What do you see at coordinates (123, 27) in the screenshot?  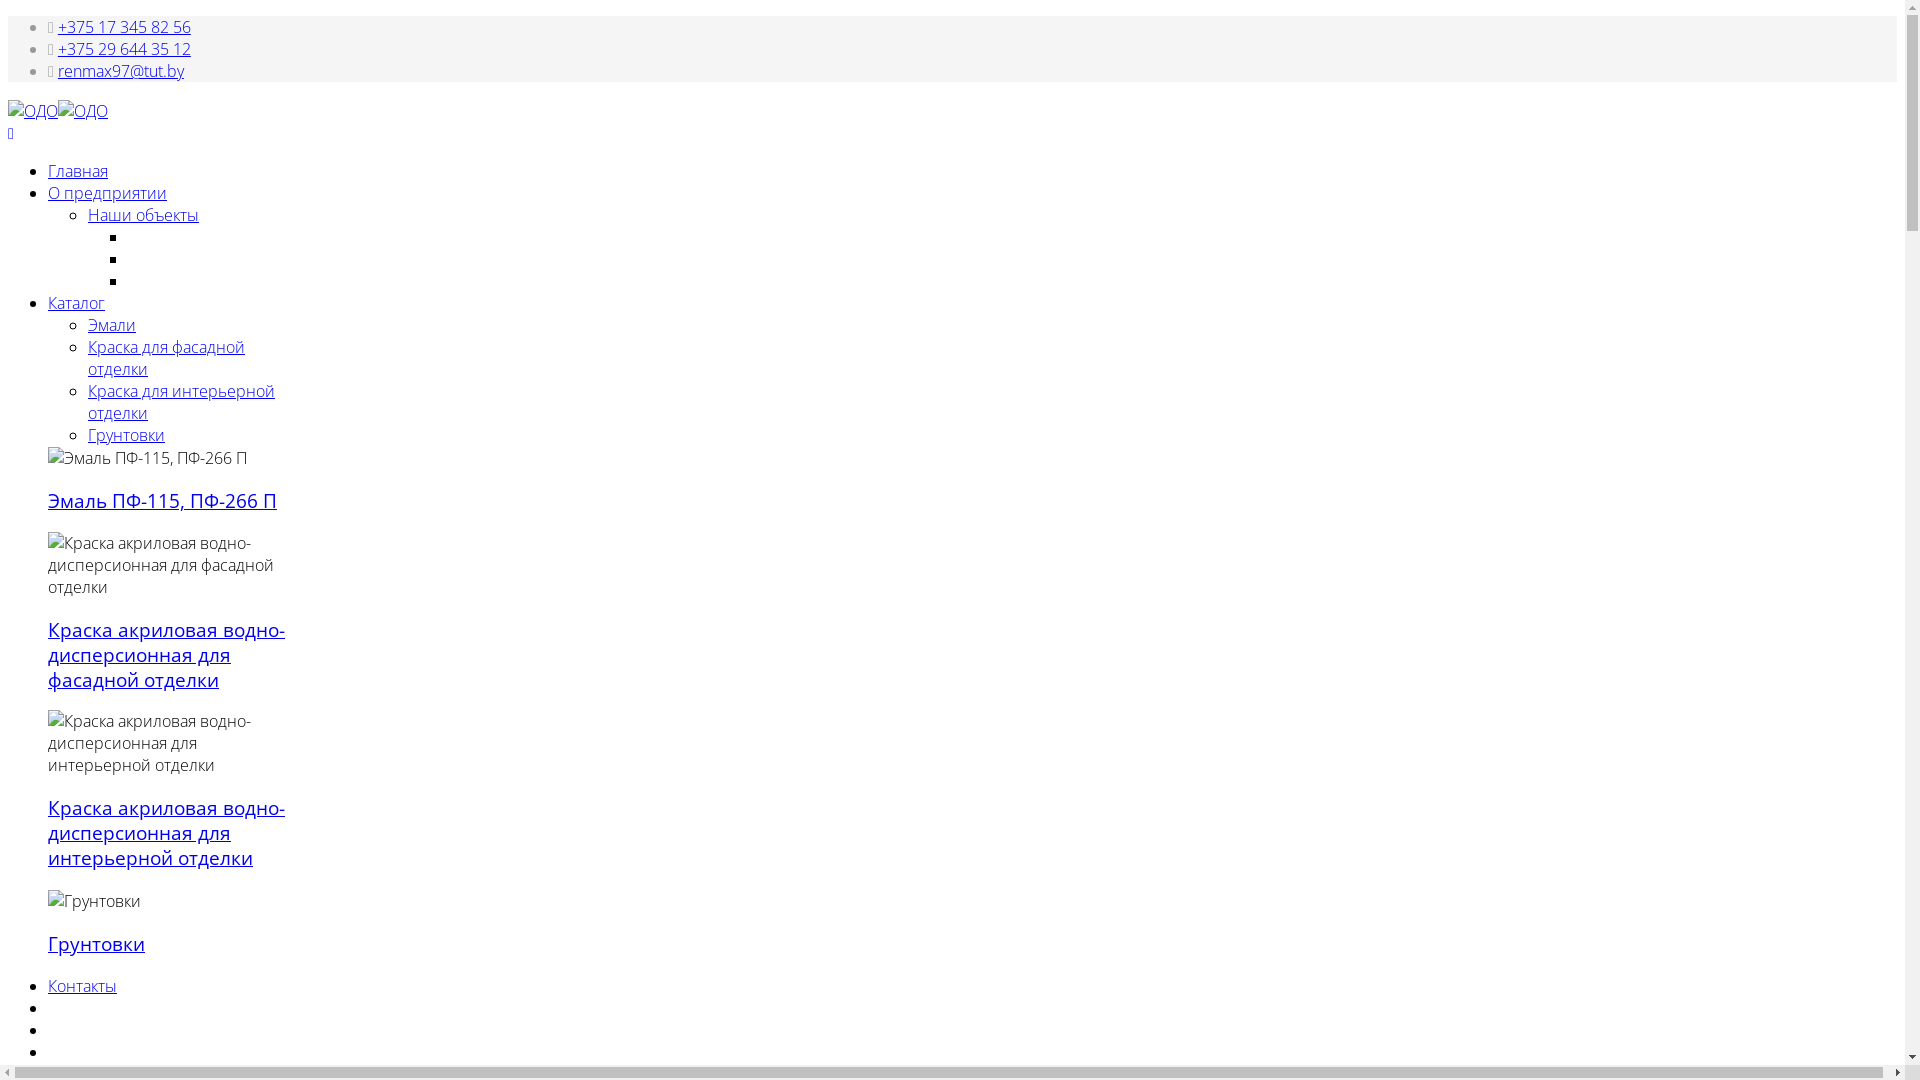 I see `'+375 17 345 82 56'` at bounding box center [123, 27].